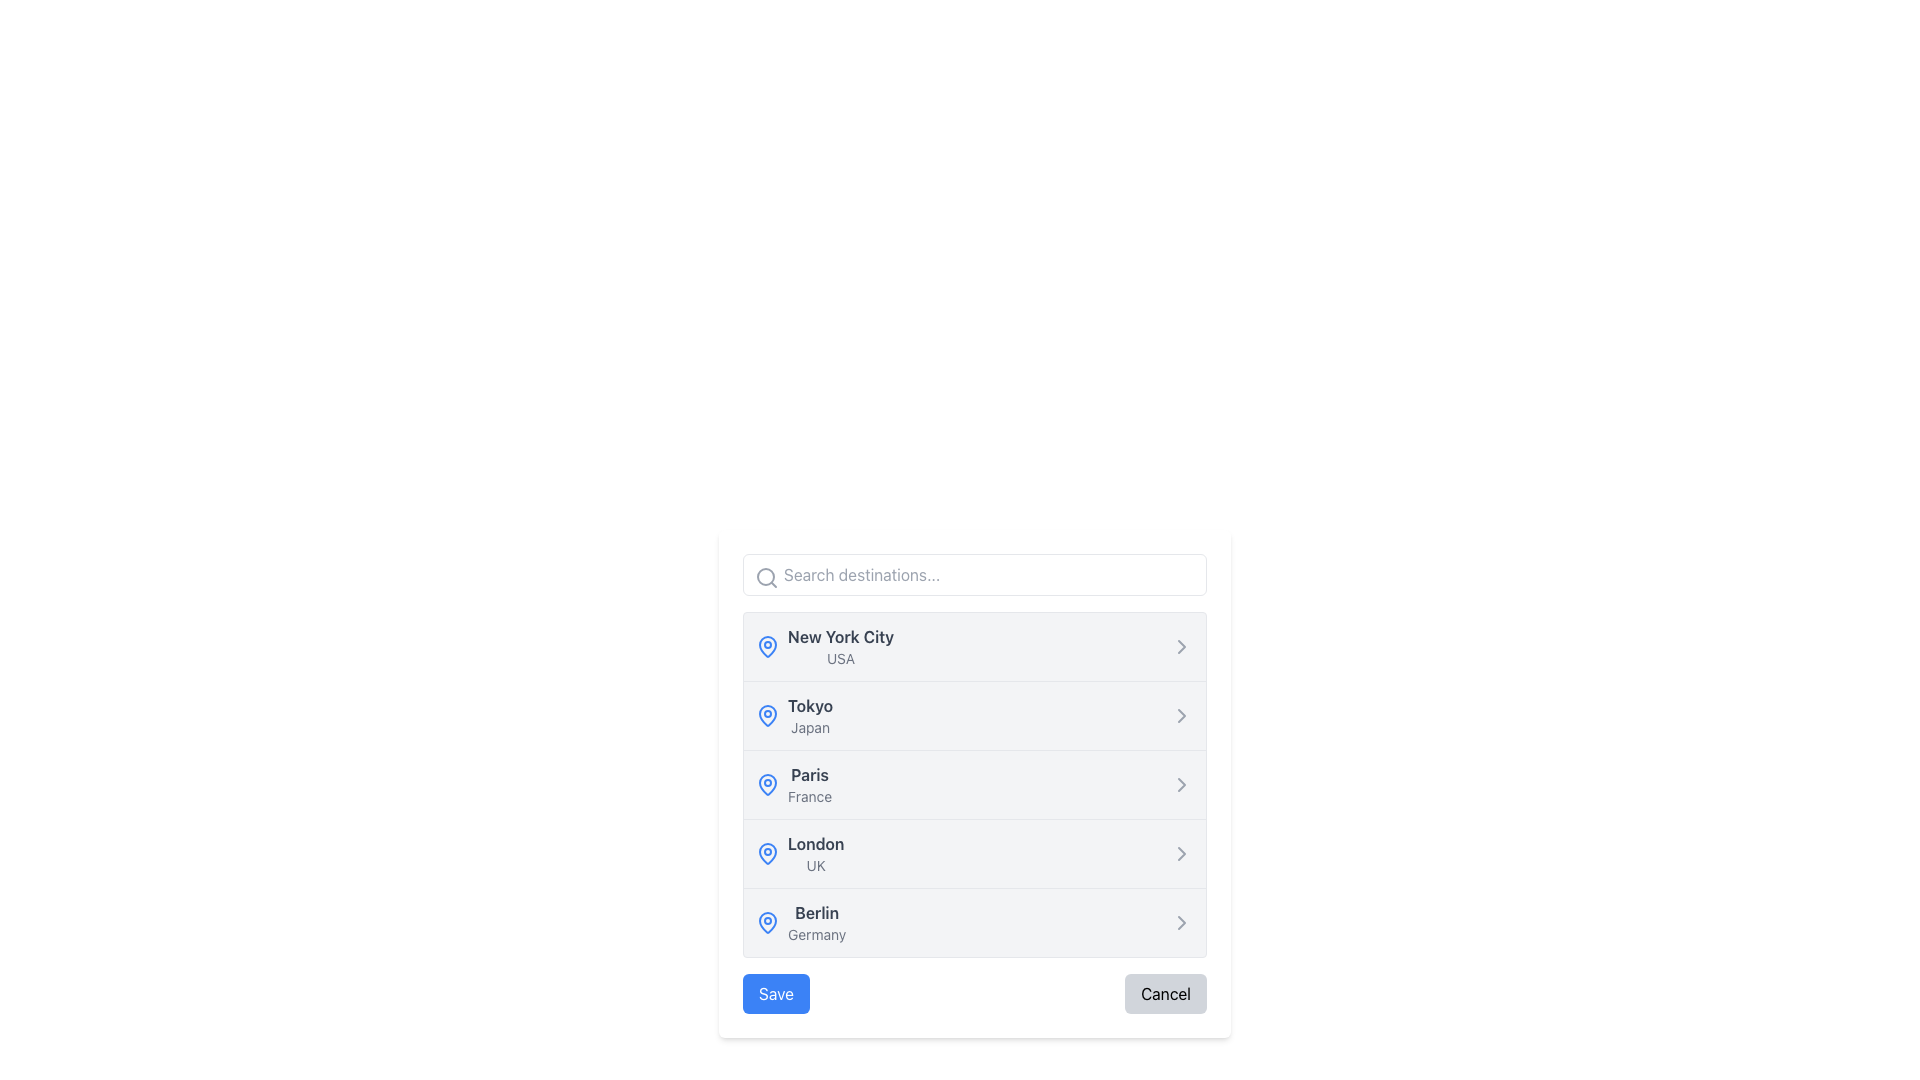 The height and width of the screenshot is (1080, 1920). I want to click on the third item in the vertical list of selectable location entries that has a light gray background and borders, so click(974, 784).